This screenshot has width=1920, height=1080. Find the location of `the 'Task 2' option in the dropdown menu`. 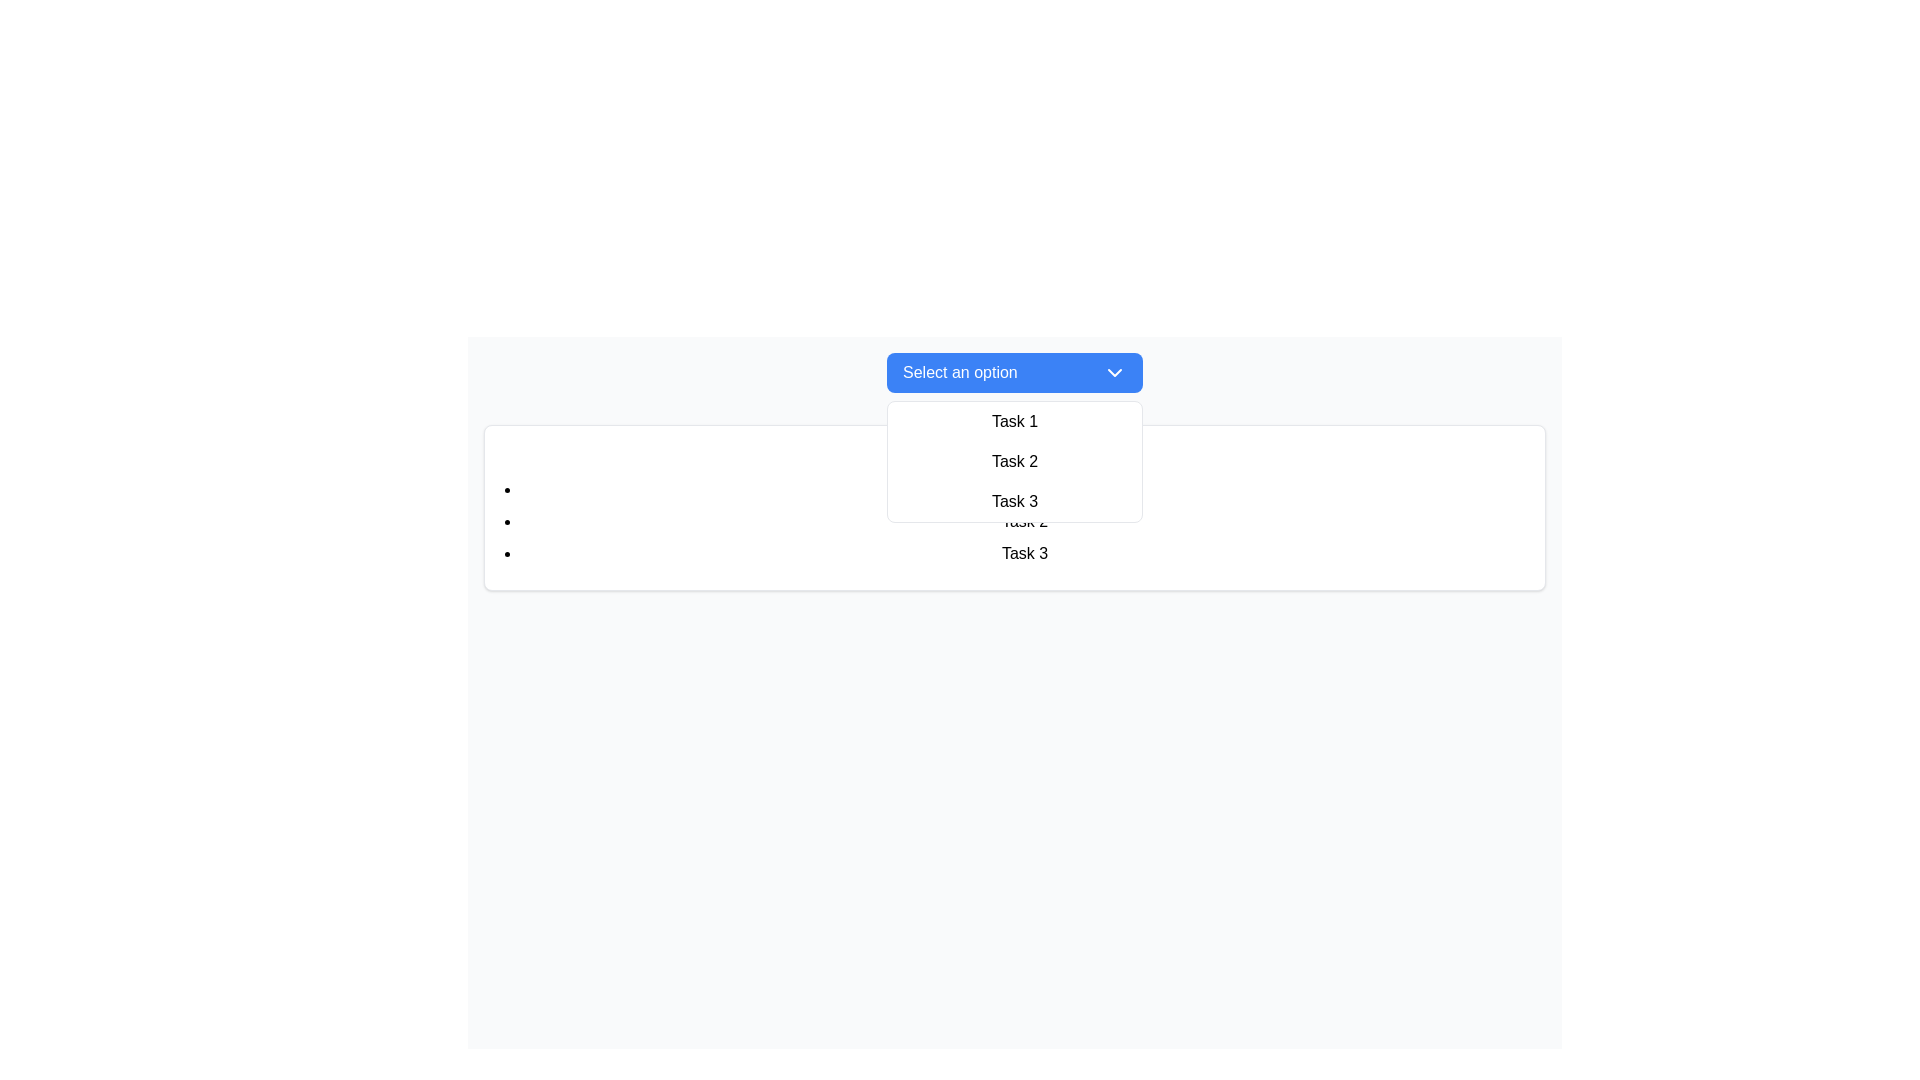

the 'Task 2' option in the dropdown menu is located at coordinates (1014, 462).